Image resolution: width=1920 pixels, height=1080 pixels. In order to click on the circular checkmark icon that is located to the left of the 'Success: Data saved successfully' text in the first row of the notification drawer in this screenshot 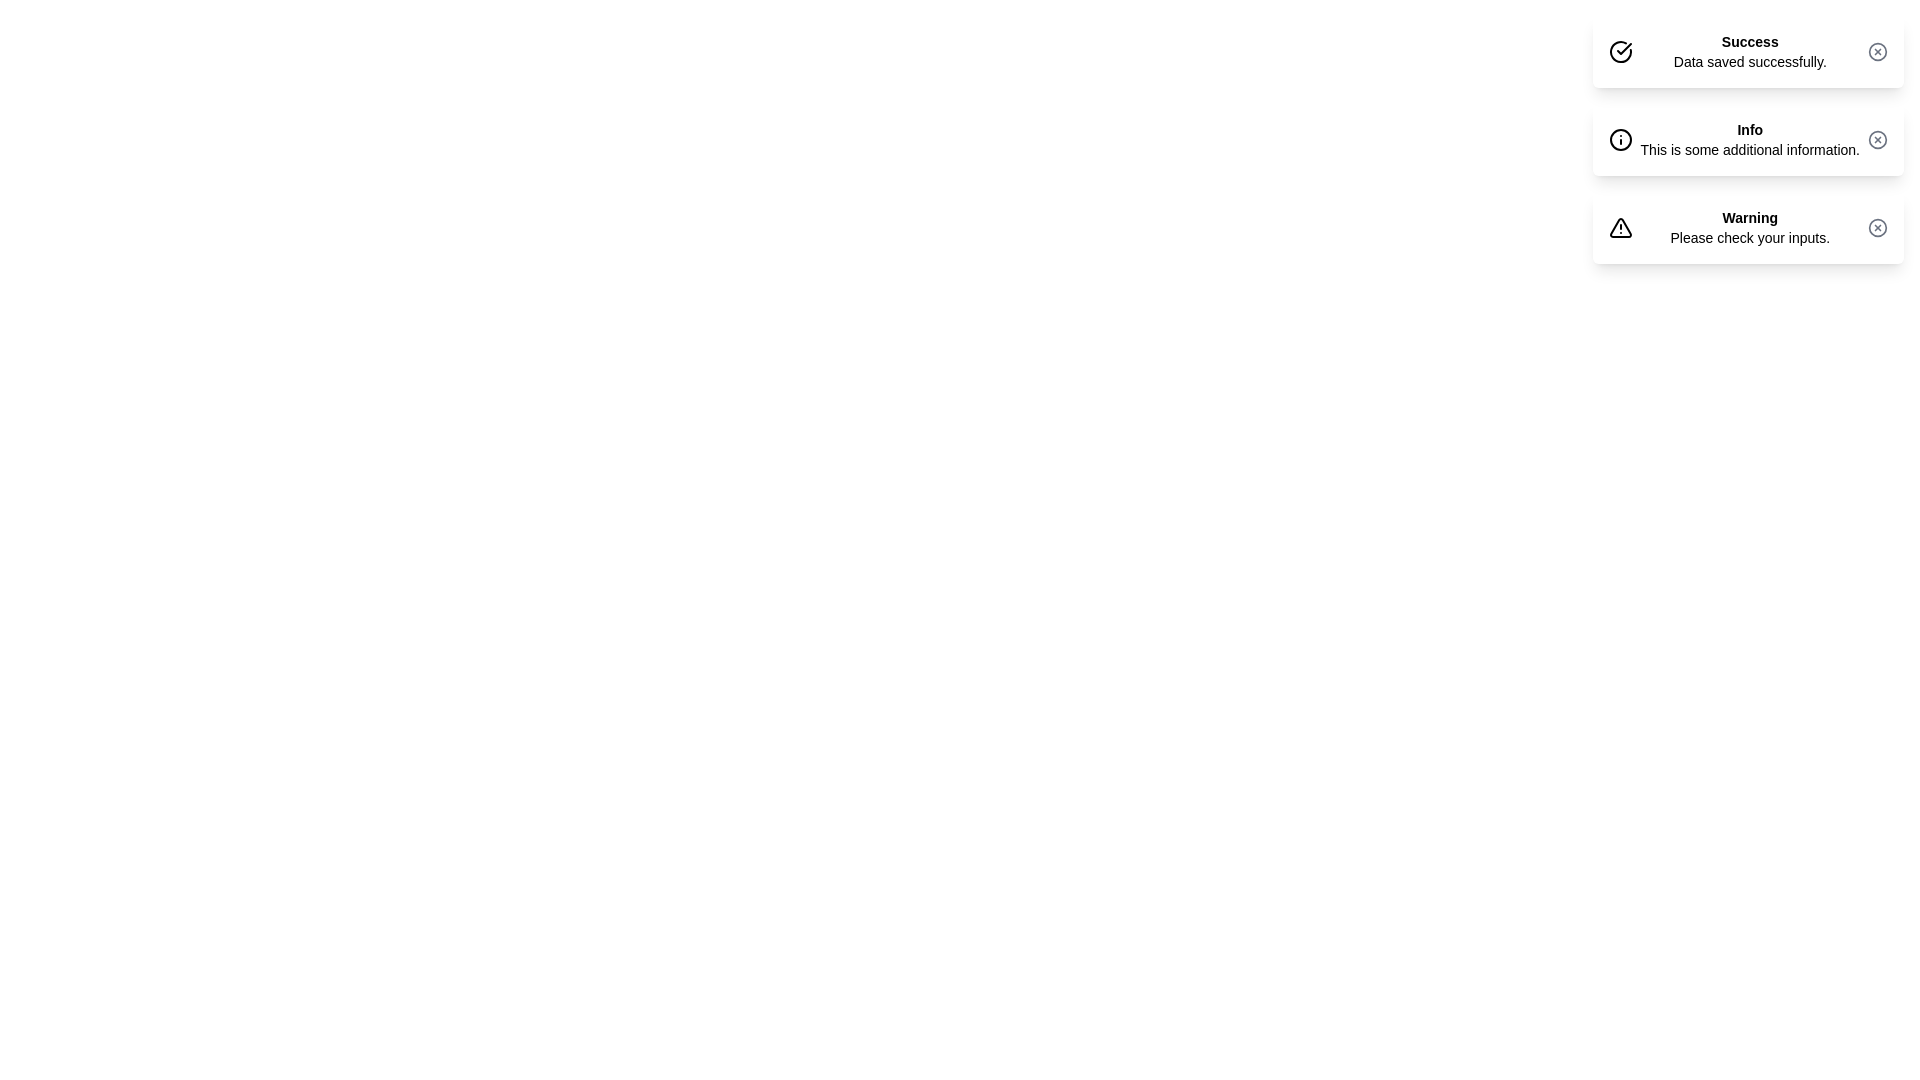, I will do `click(1620, 50)`.